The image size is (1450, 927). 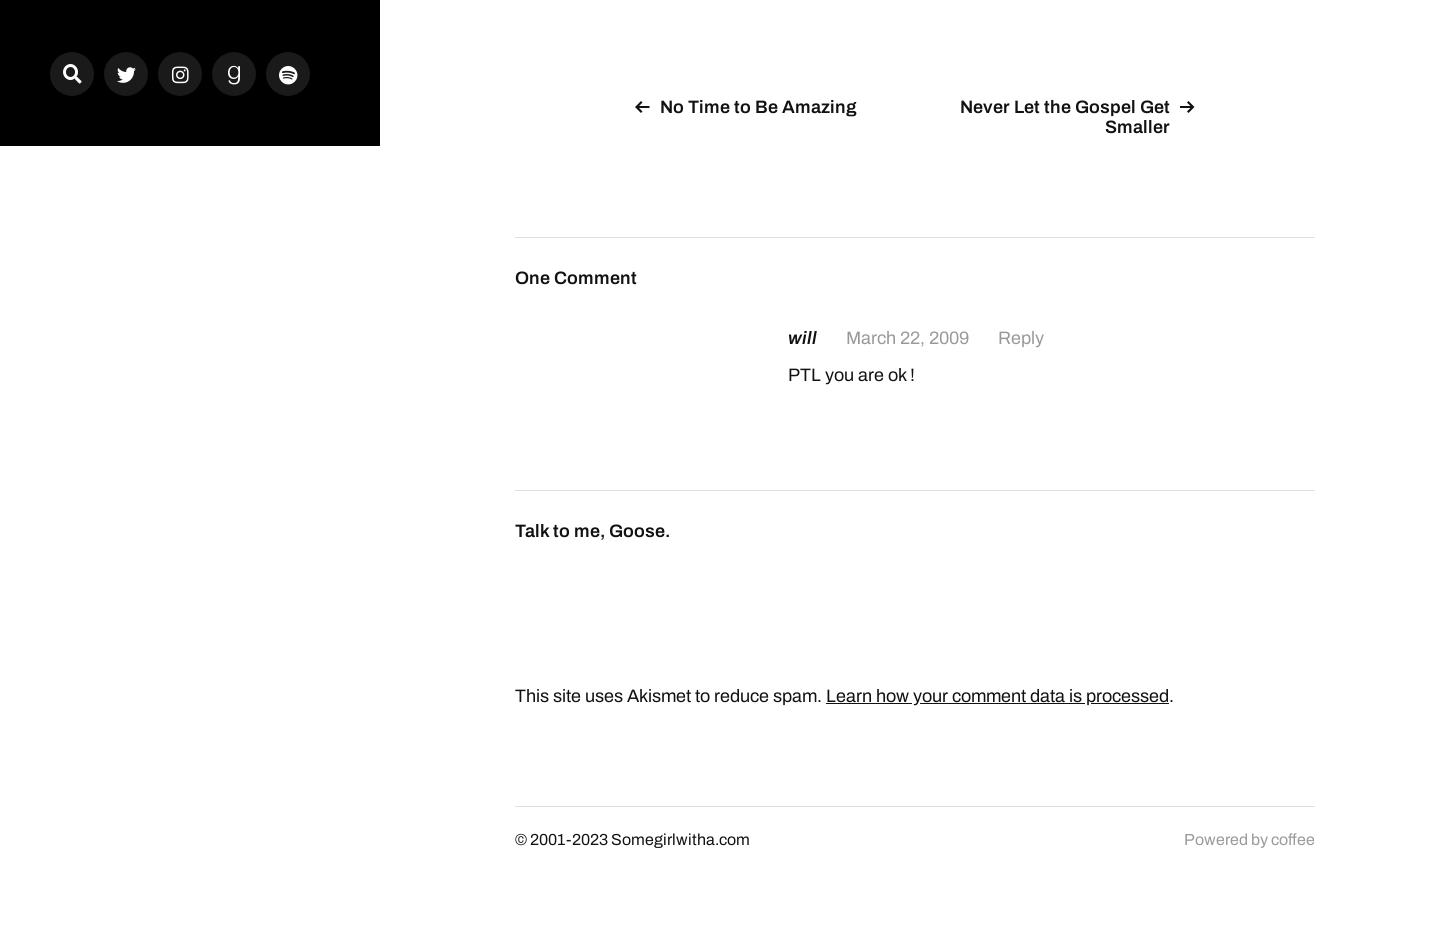 I want to click on 'PTL you are ok !', so click(x=850, y=373).